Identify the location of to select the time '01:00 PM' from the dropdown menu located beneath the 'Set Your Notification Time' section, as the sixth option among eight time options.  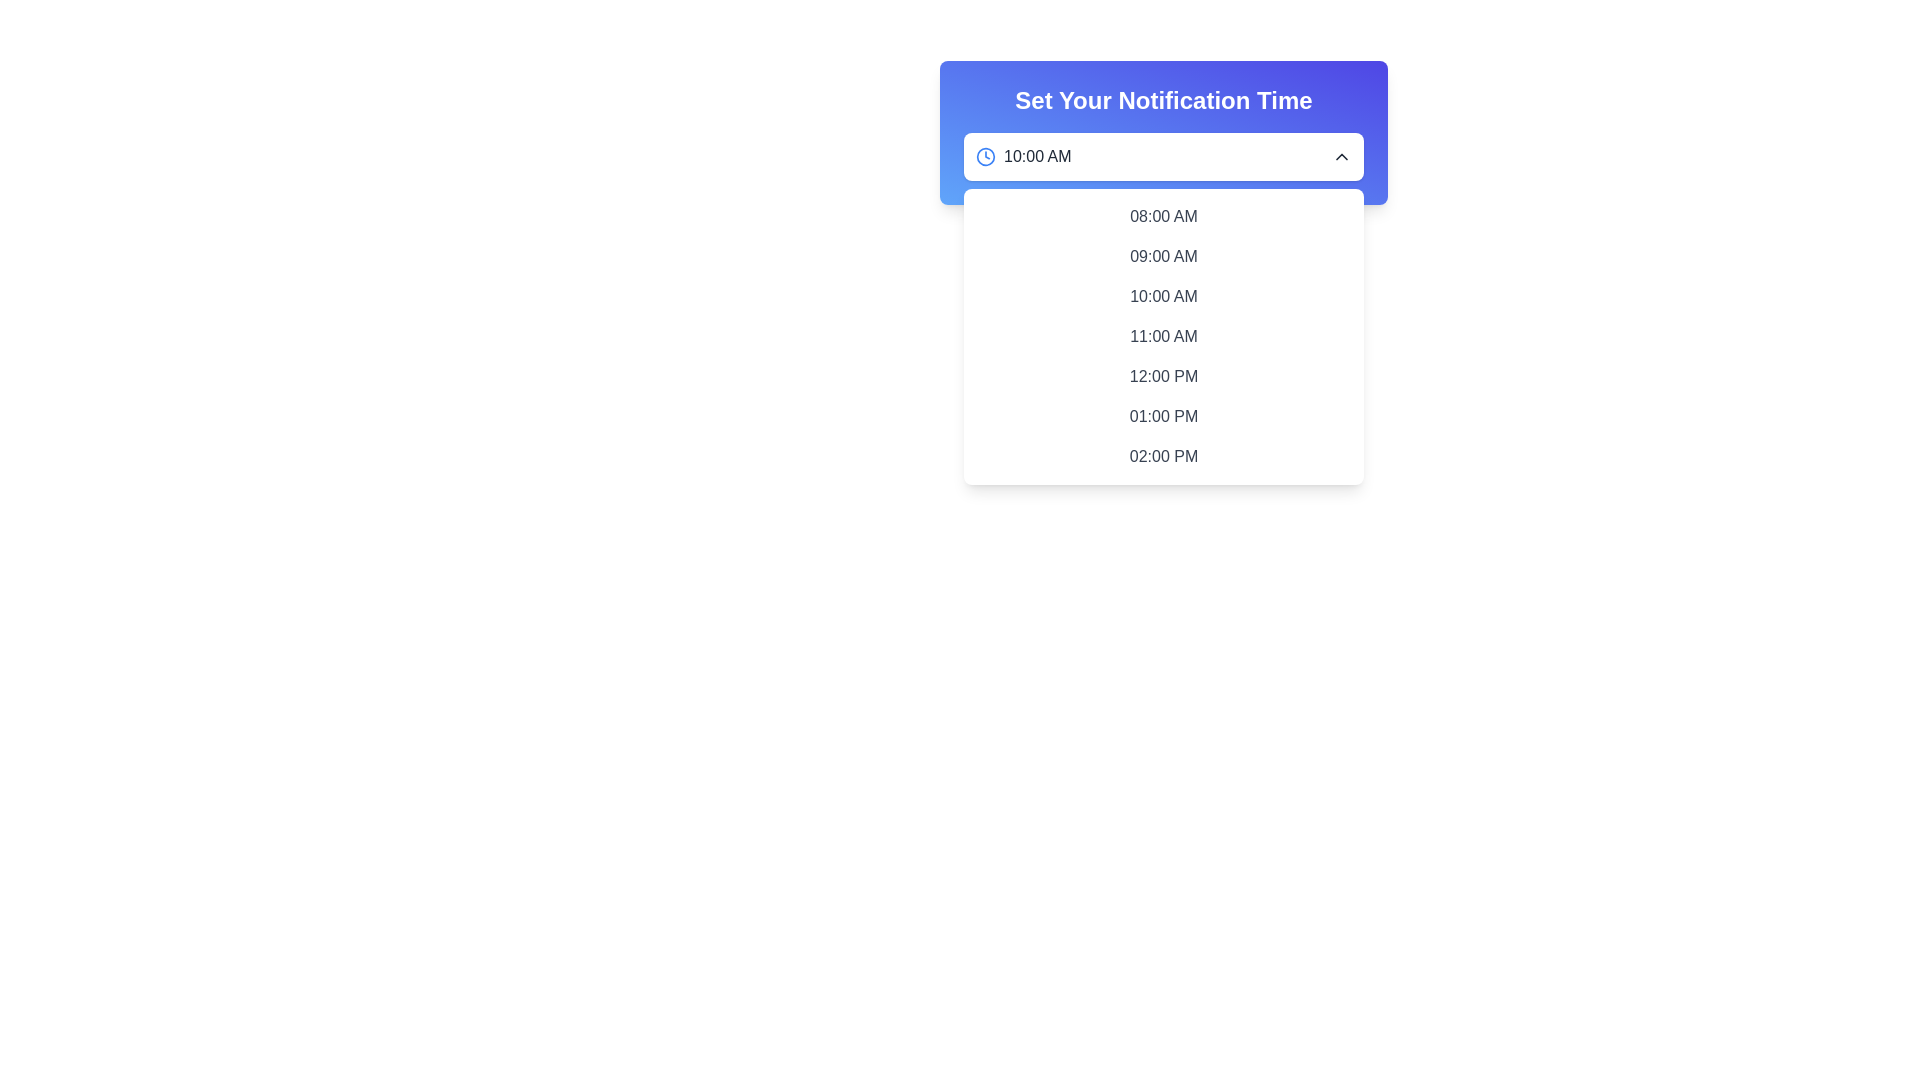
(1163, 415).